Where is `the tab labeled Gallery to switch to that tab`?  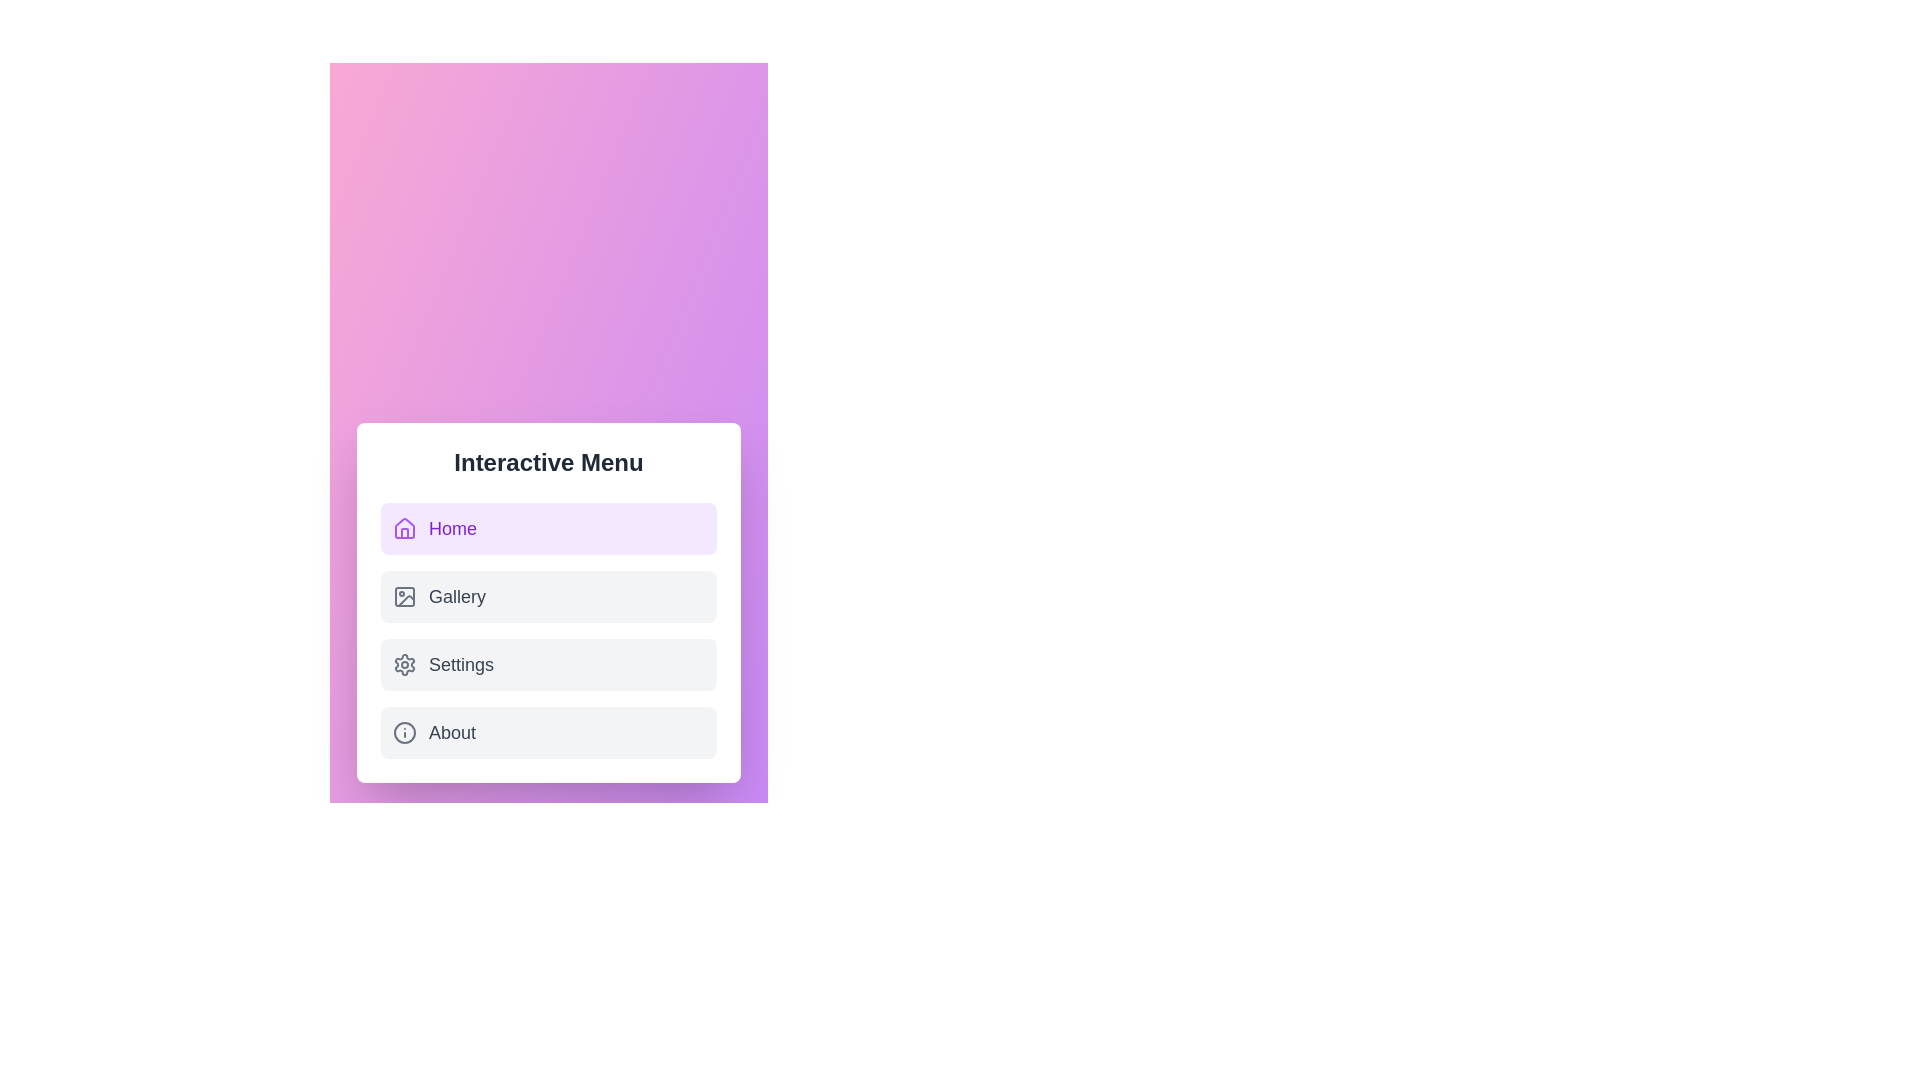 the tab labeled Gallery to switch to that tab is located at coordinates (548, 596).